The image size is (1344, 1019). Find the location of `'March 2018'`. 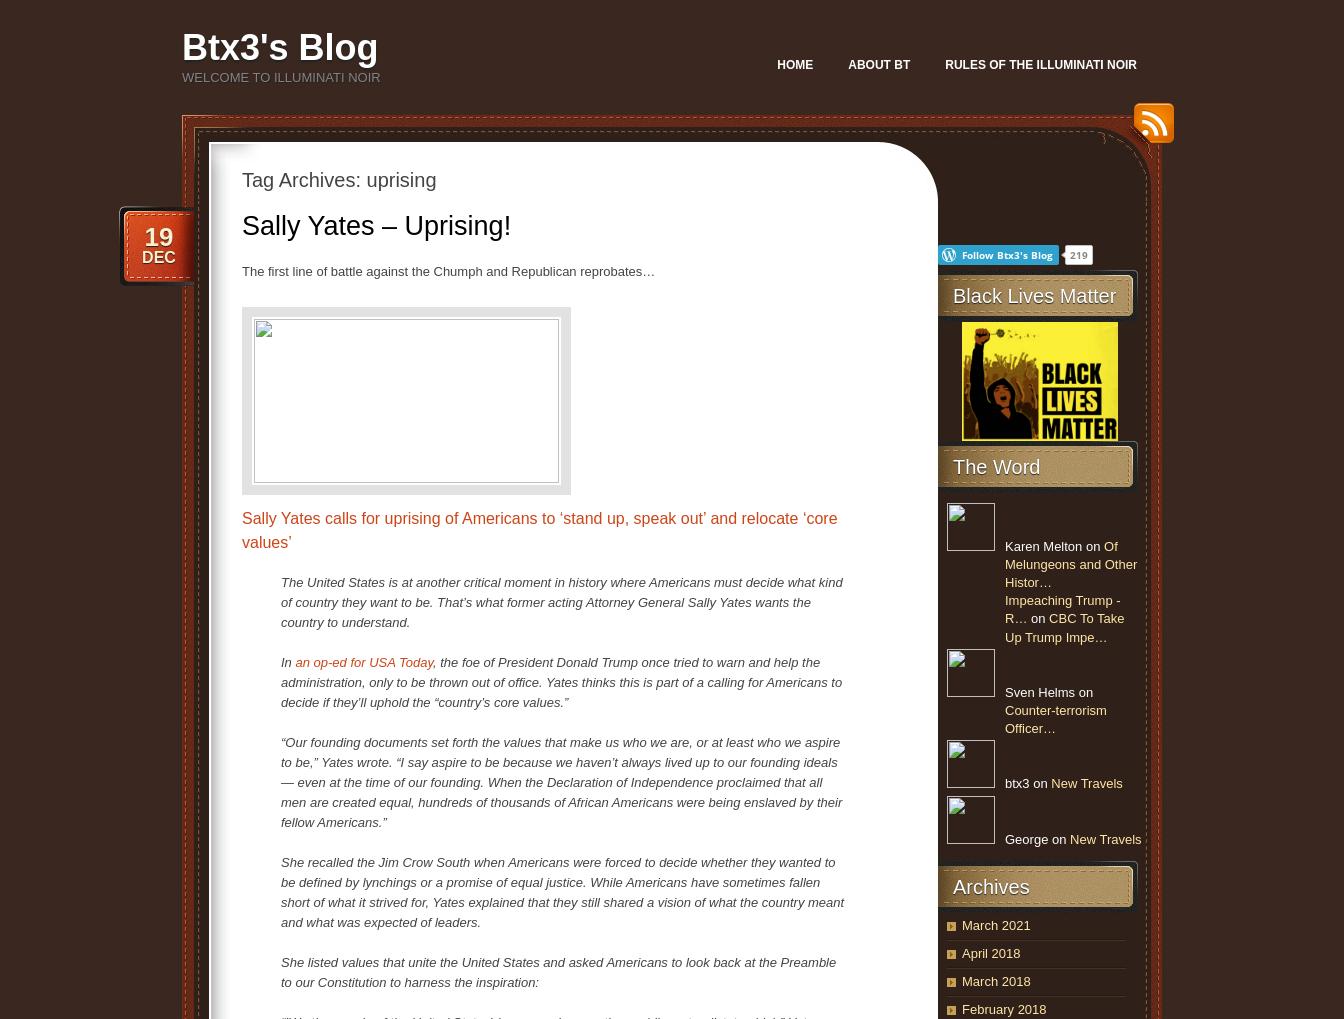

'March 2018' is located at coordinates (962, 981).